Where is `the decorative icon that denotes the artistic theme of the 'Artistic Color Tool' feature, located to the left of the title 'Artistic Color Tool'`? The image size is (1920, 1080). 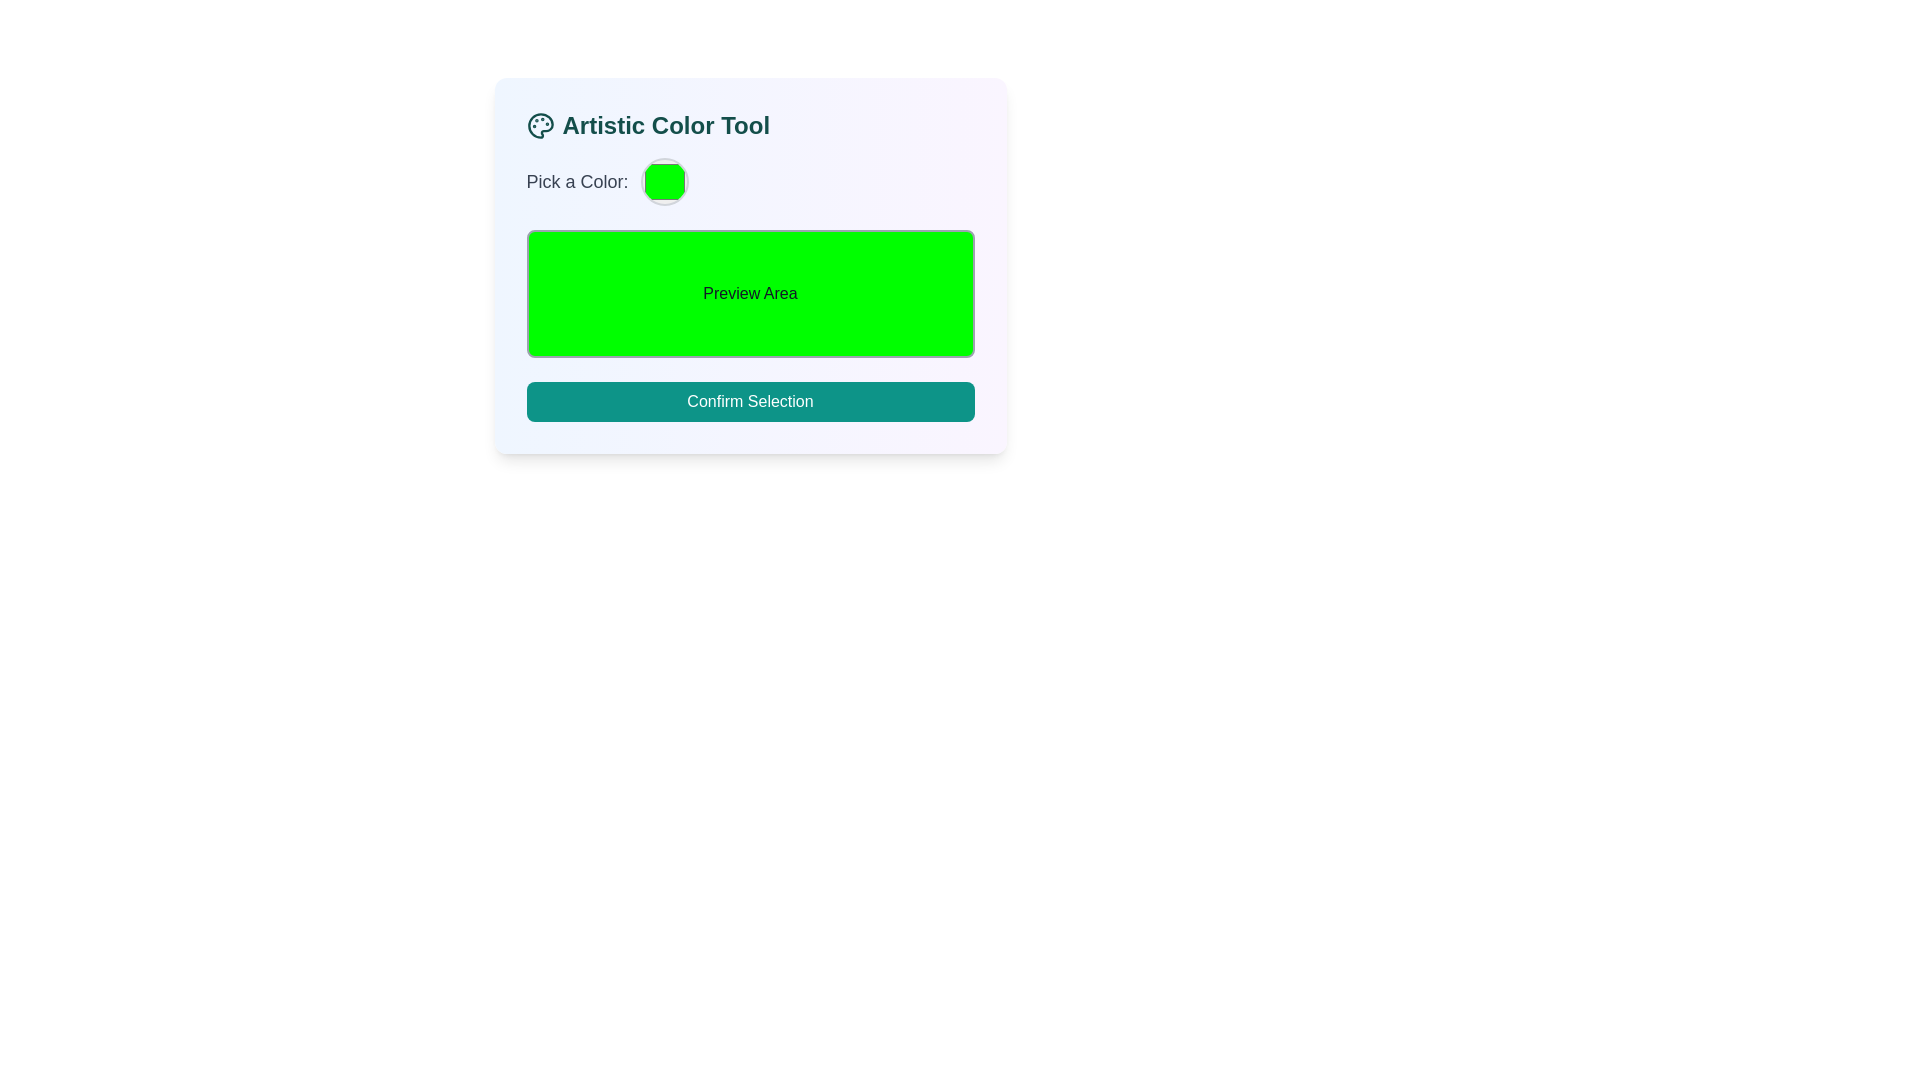
the decorative icon that denotes the artistic theme of the 'Artistic Color Tool' feature, located to the left of the title 'Artistic Color Tool' is located at coordinates (540, 126).